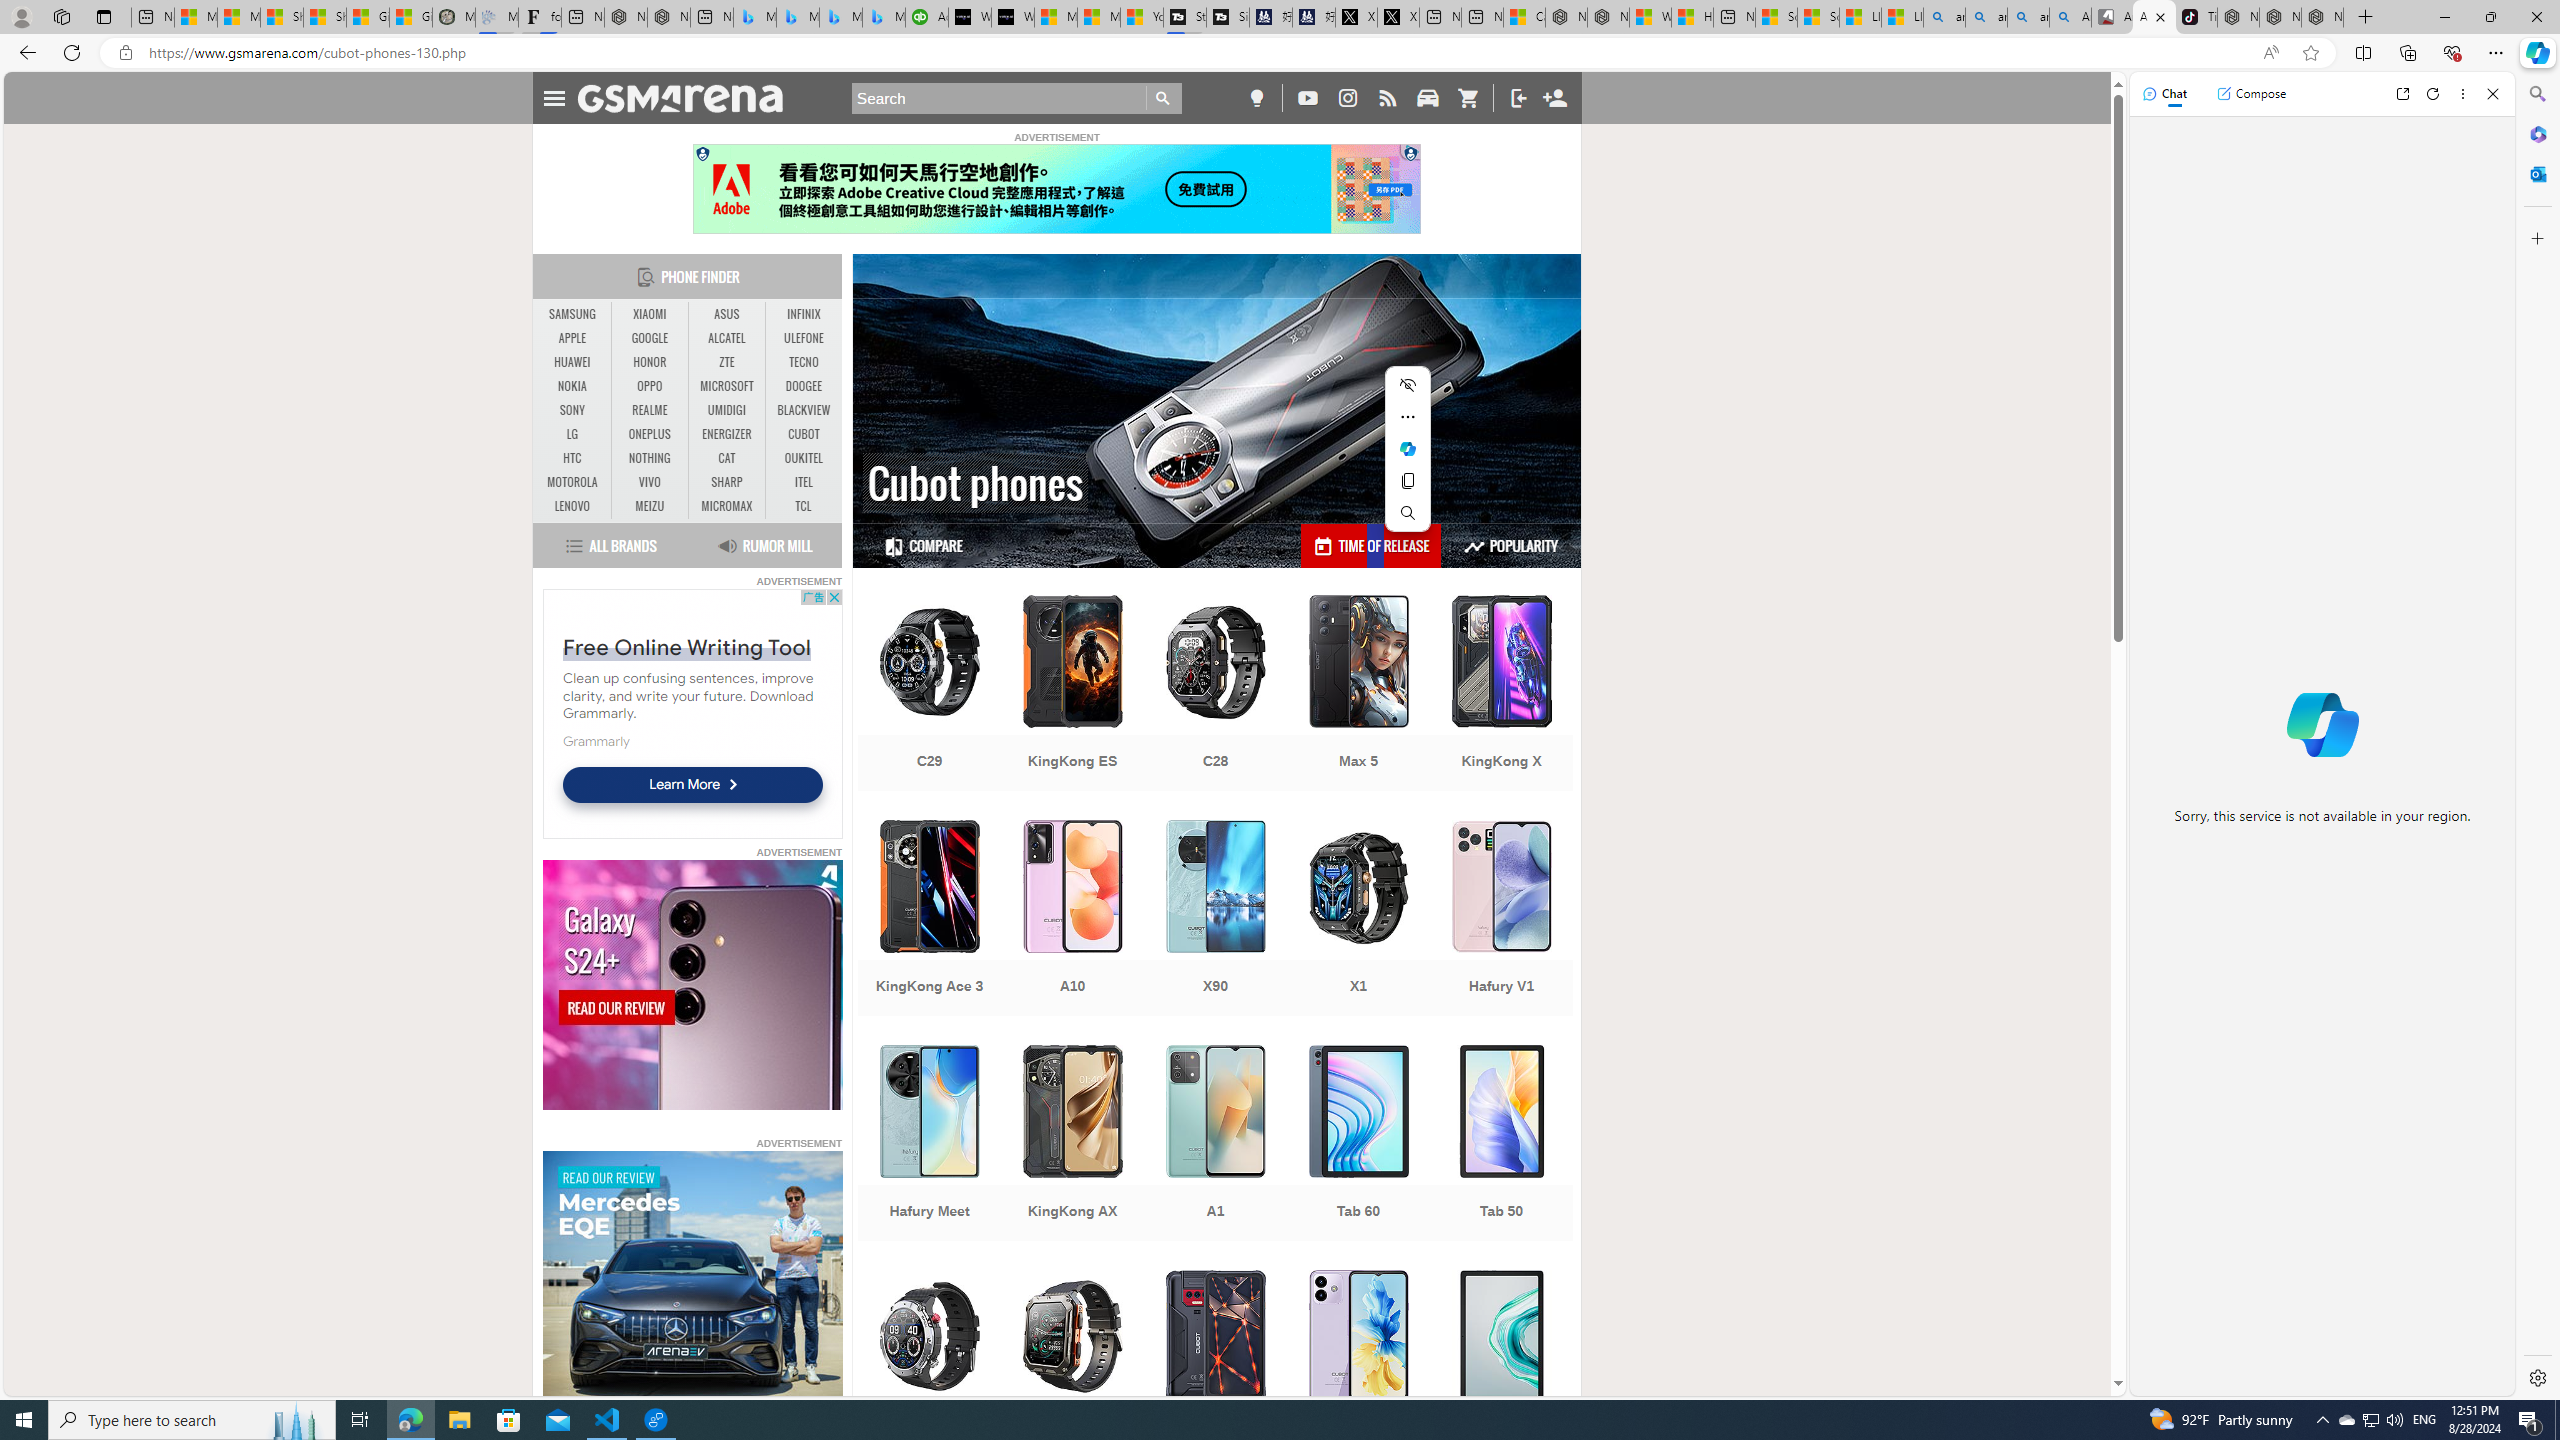 The height and width of the screenshot is (1440, 2560). I want to click on 'TCL', so click(803, 505).